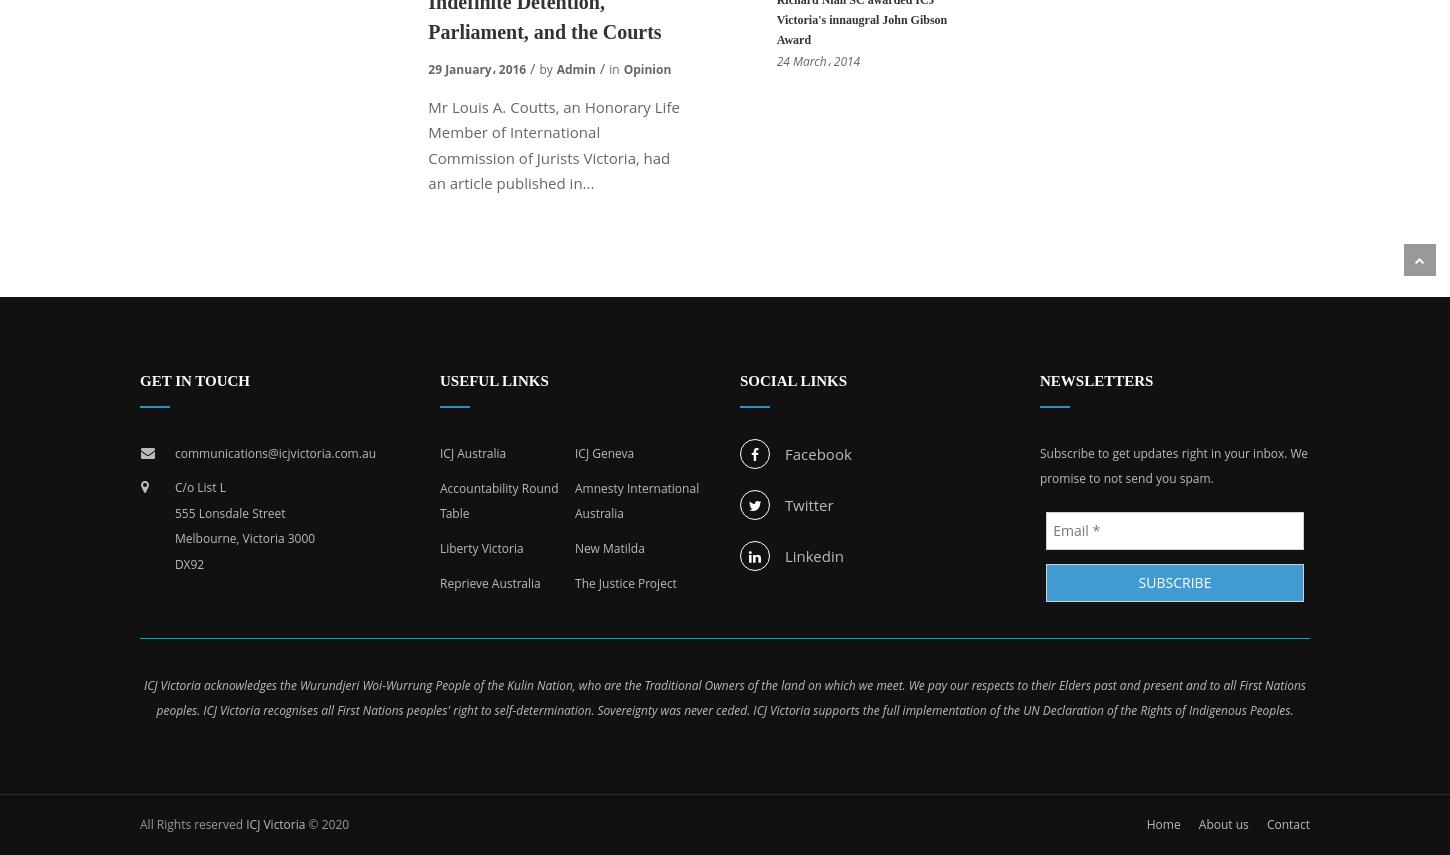  What do you see at coordinates (575, 68) in the screenshot?
I see `'admin'` at bounding box center [575, 68].